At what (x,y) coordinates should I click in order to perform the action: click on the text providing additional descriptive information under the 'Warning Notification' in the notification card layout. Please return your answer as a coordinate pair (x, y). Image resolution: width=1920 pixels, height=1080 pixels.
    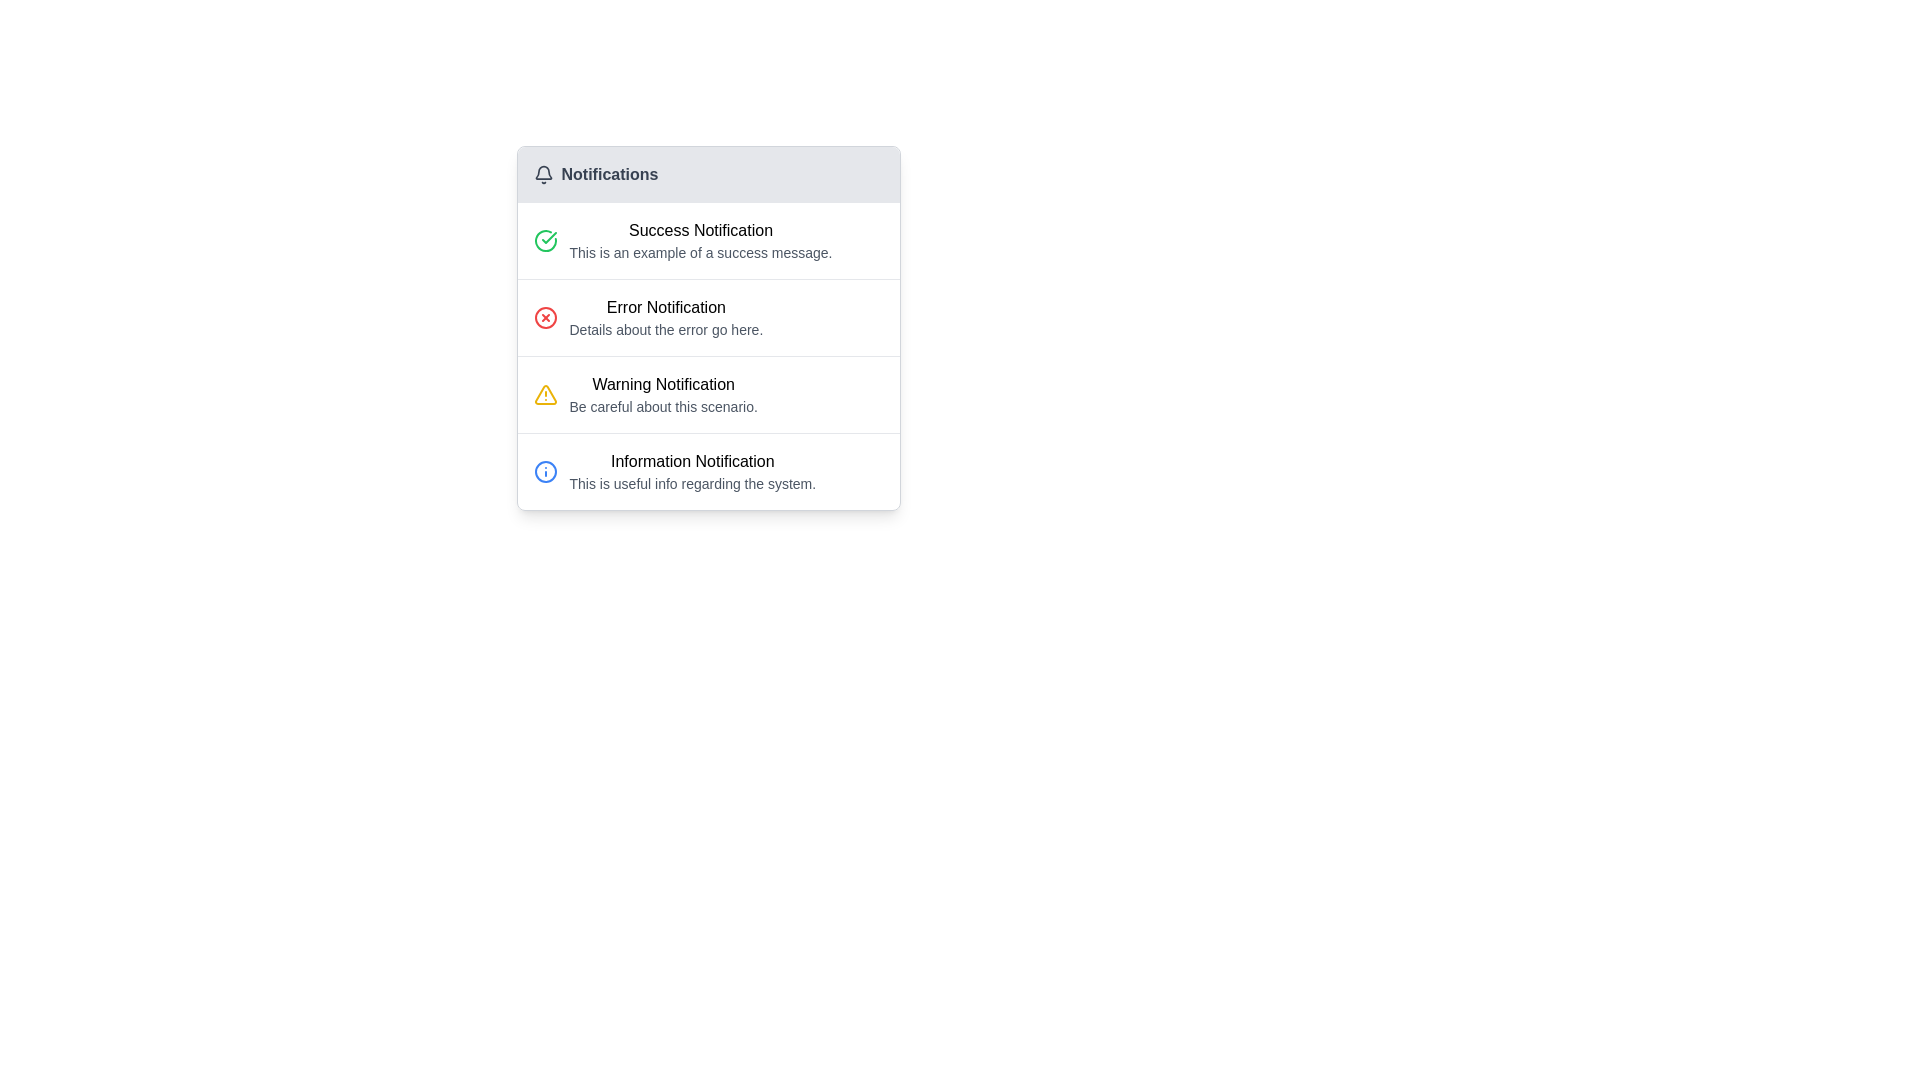
    Looking at the image, I should click on (663, 406).